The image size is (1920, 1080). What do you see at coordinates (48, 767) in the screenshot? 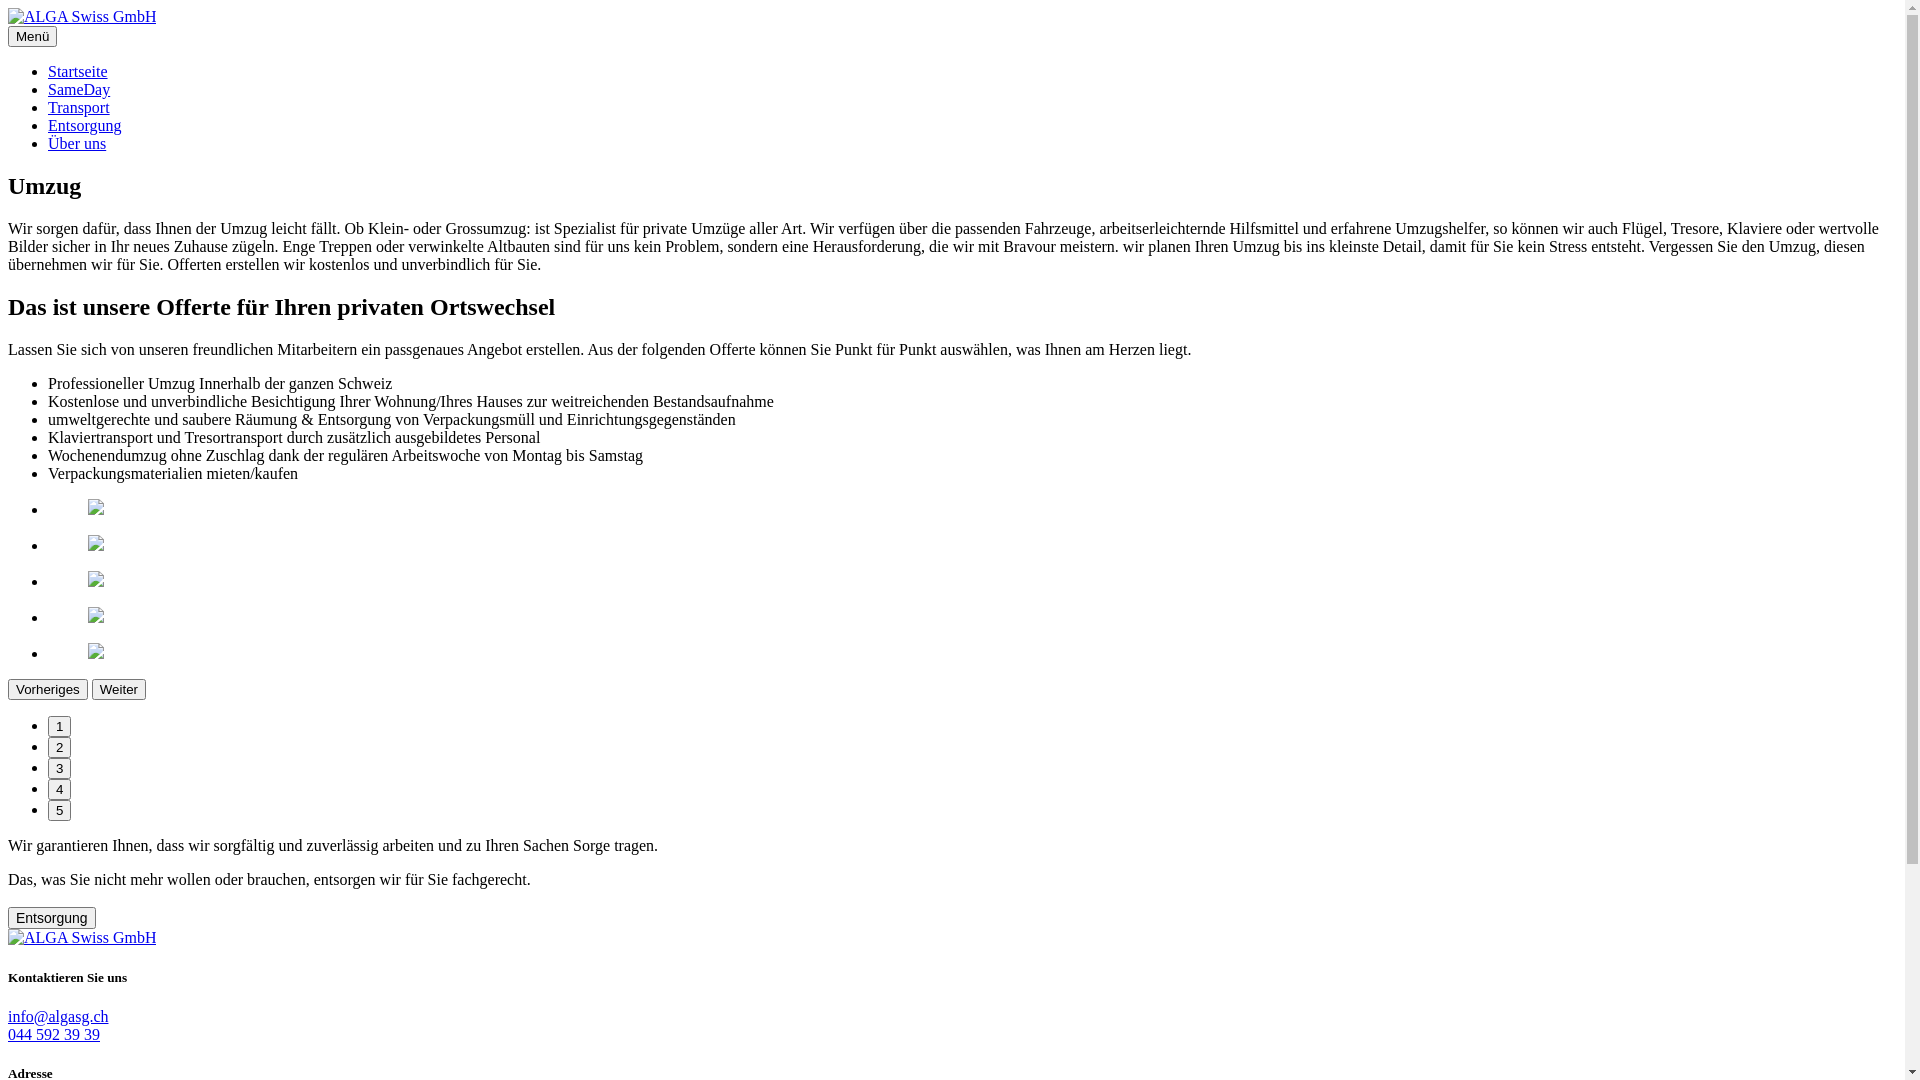
I see `'3'` at bounding box center [48, 767].